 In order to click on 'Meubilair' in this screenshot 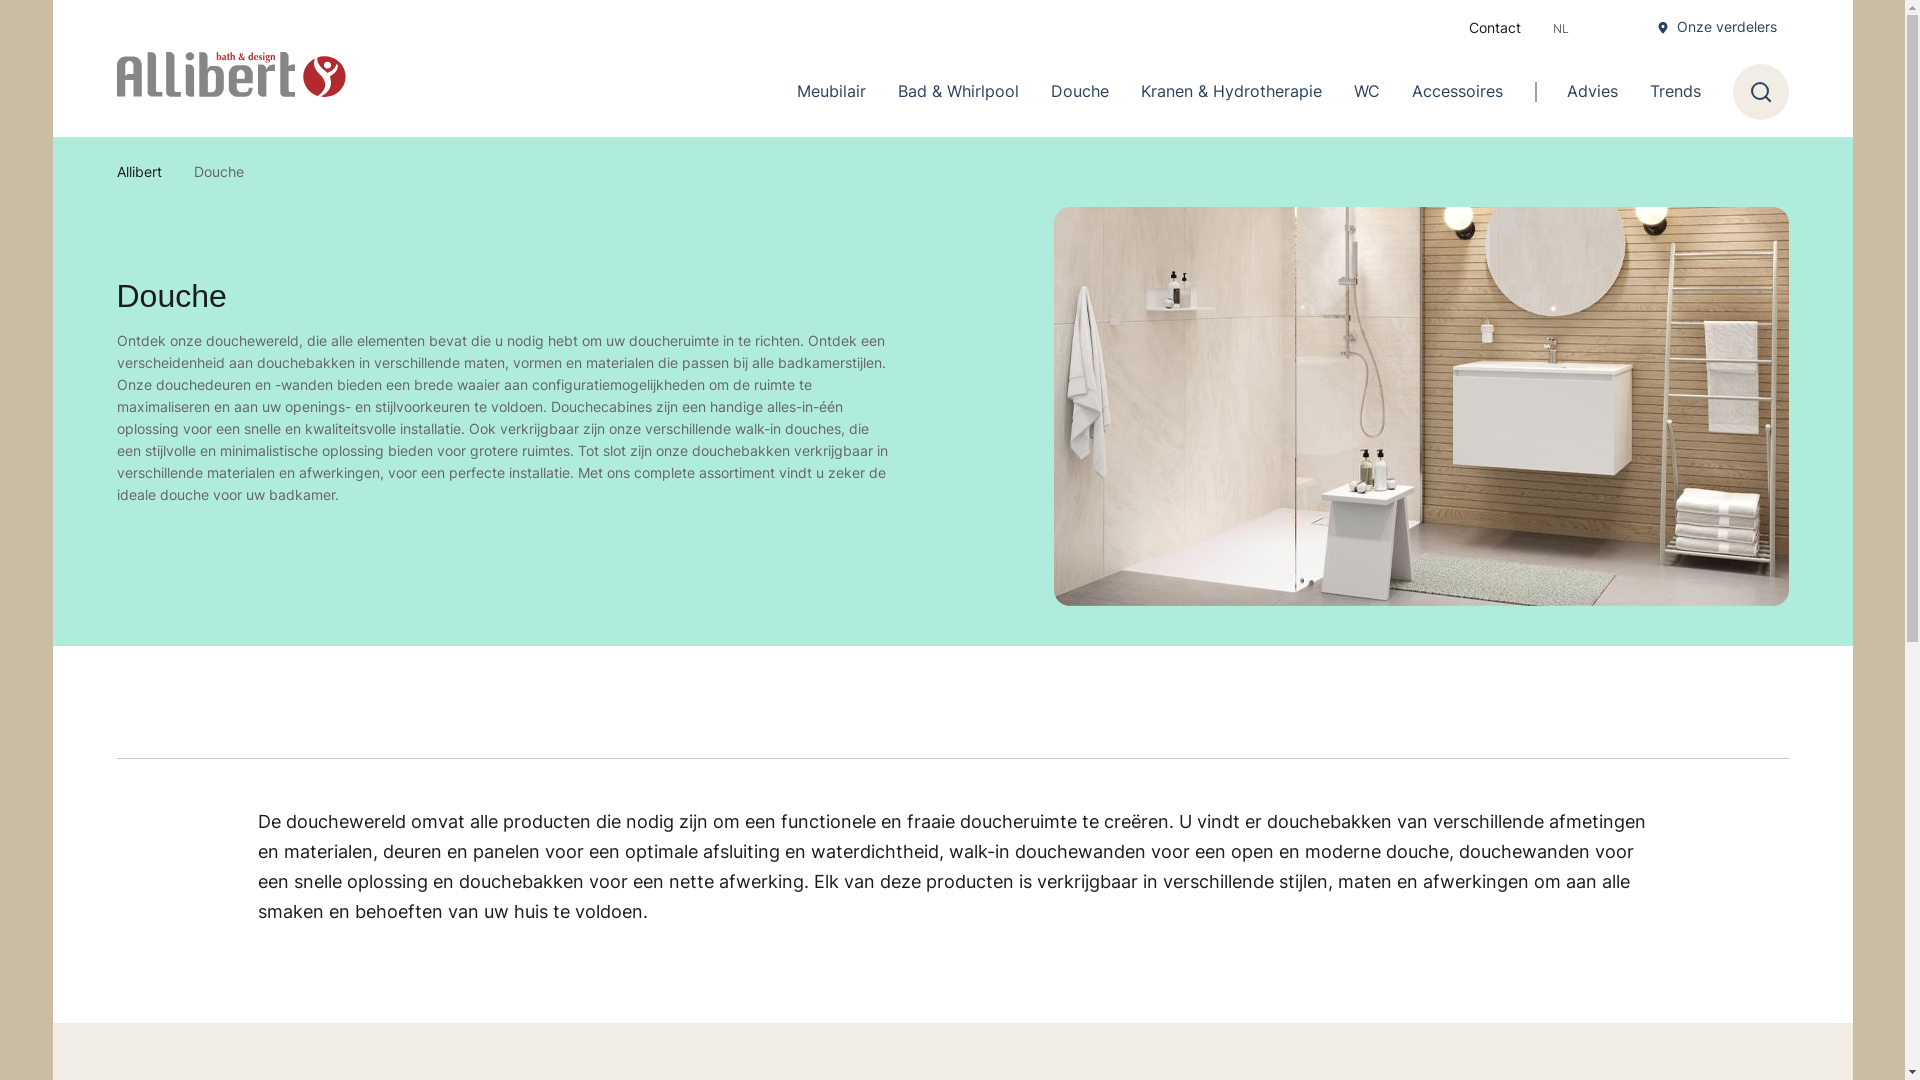, I will do `click(830, 91)`.